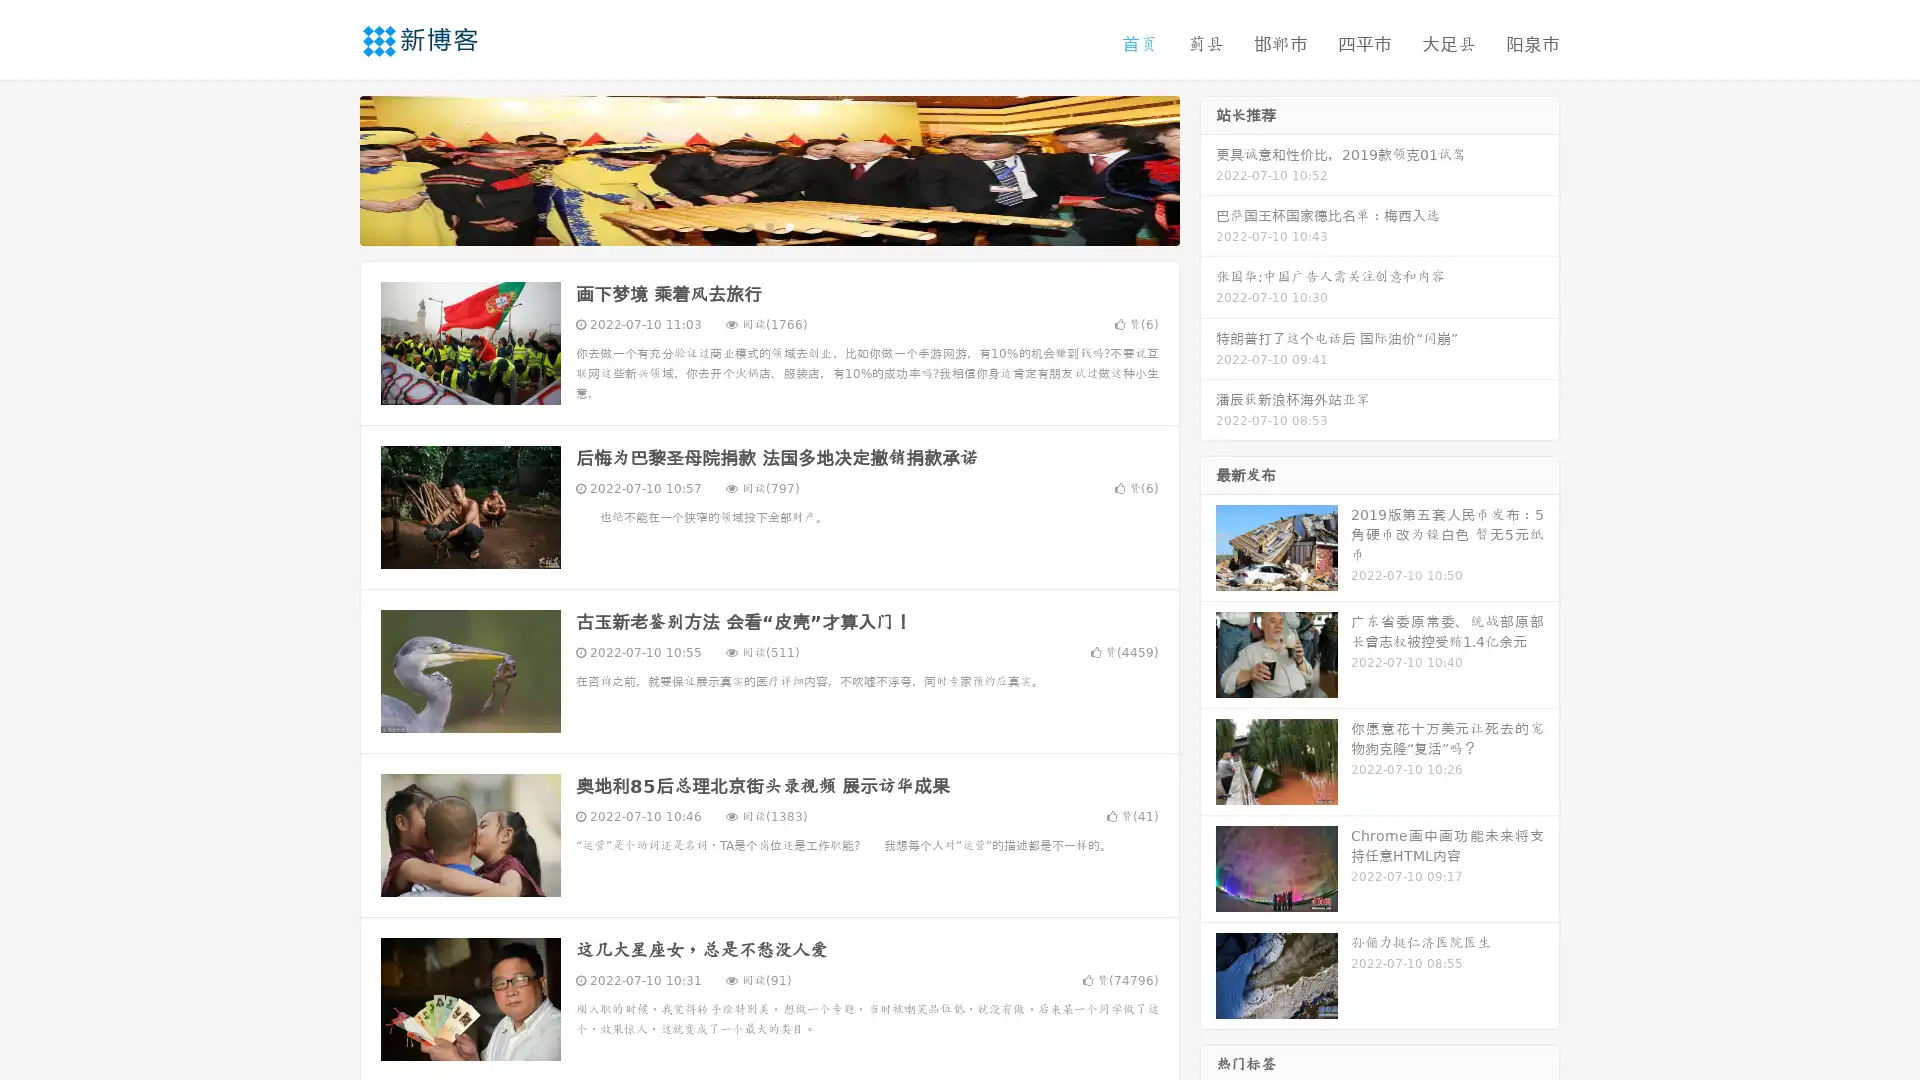 This screenshot has width=1920, height=1080. I want to click on Go to slide 3, so click(789, 225).